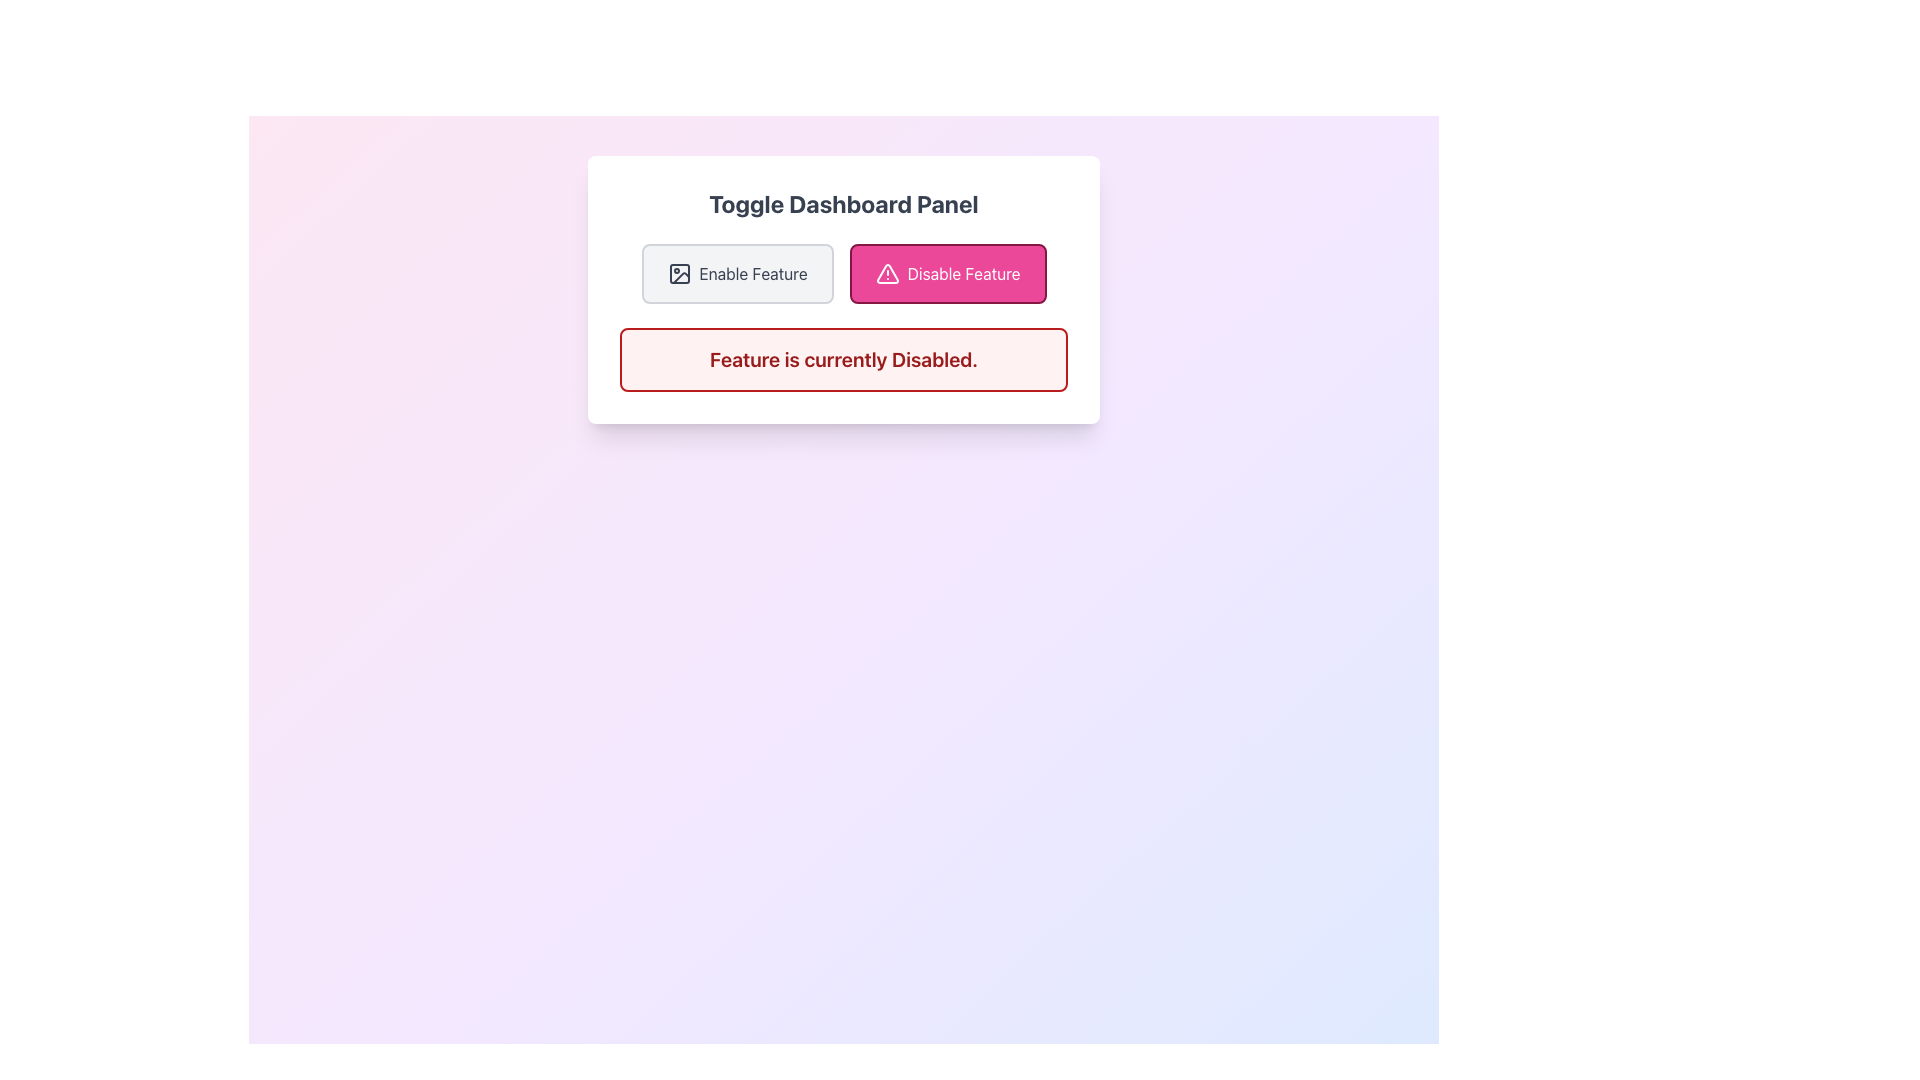  Describe the element at coordinates (886, 273) in the screenshot. I see `the warning triangle icon with an exclamation mark inside it, located to the left of the 'Disable Feature' text within the button` at that location.